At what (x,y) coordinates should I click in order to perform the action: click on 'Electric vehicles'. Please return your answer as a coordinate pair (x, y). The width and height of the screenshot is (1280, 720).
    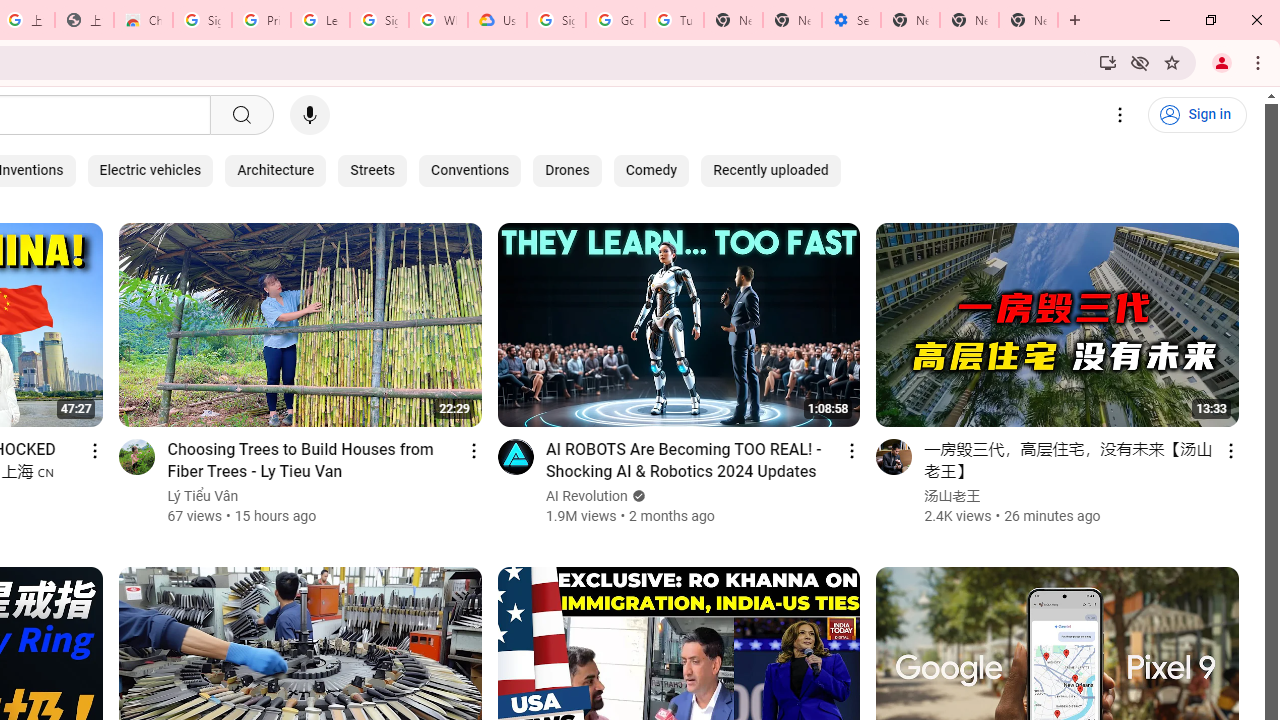
    Looking at the image, I should click on (149, 170).